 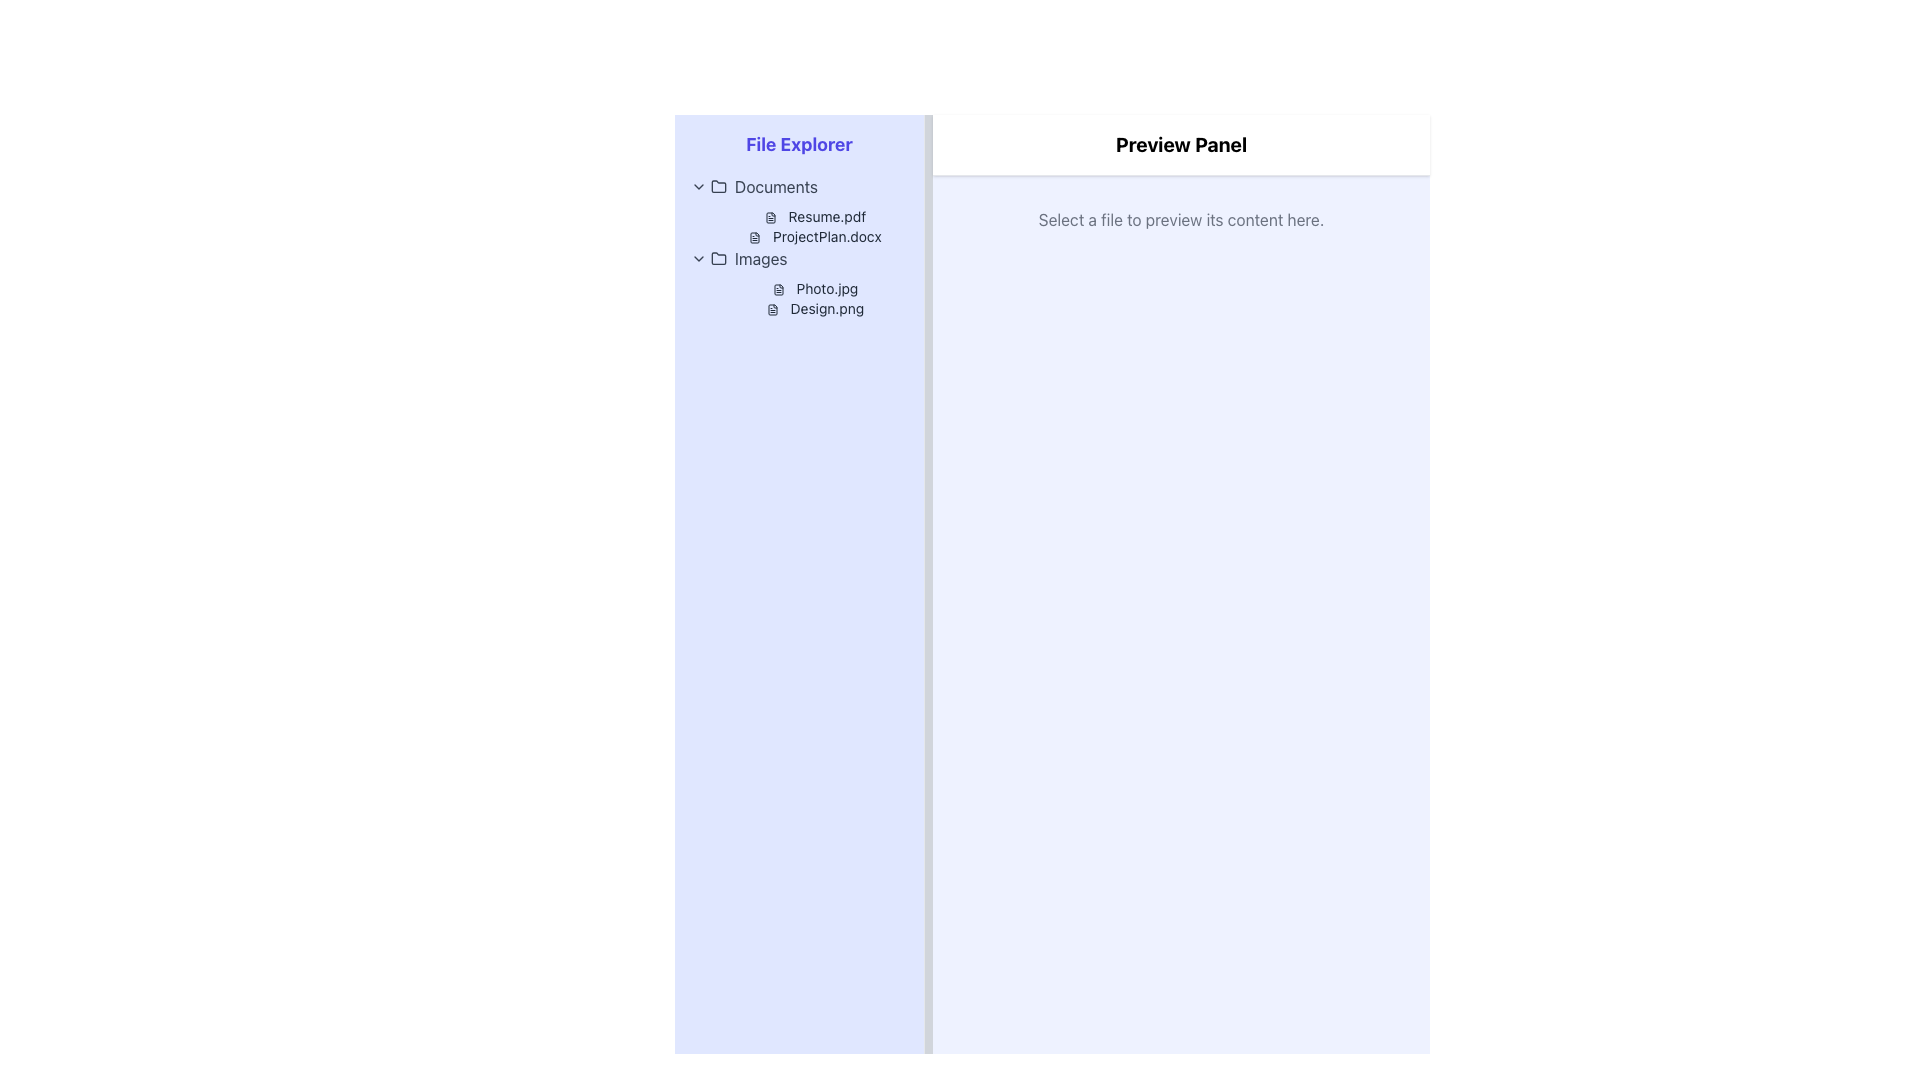 What do you see at coordinates (699, 257) in the screenshot?
I see `the downward-pointing chevron arrow (Dropdown Indicator) next to the 'Images' label` at bounding box center [699, 257].